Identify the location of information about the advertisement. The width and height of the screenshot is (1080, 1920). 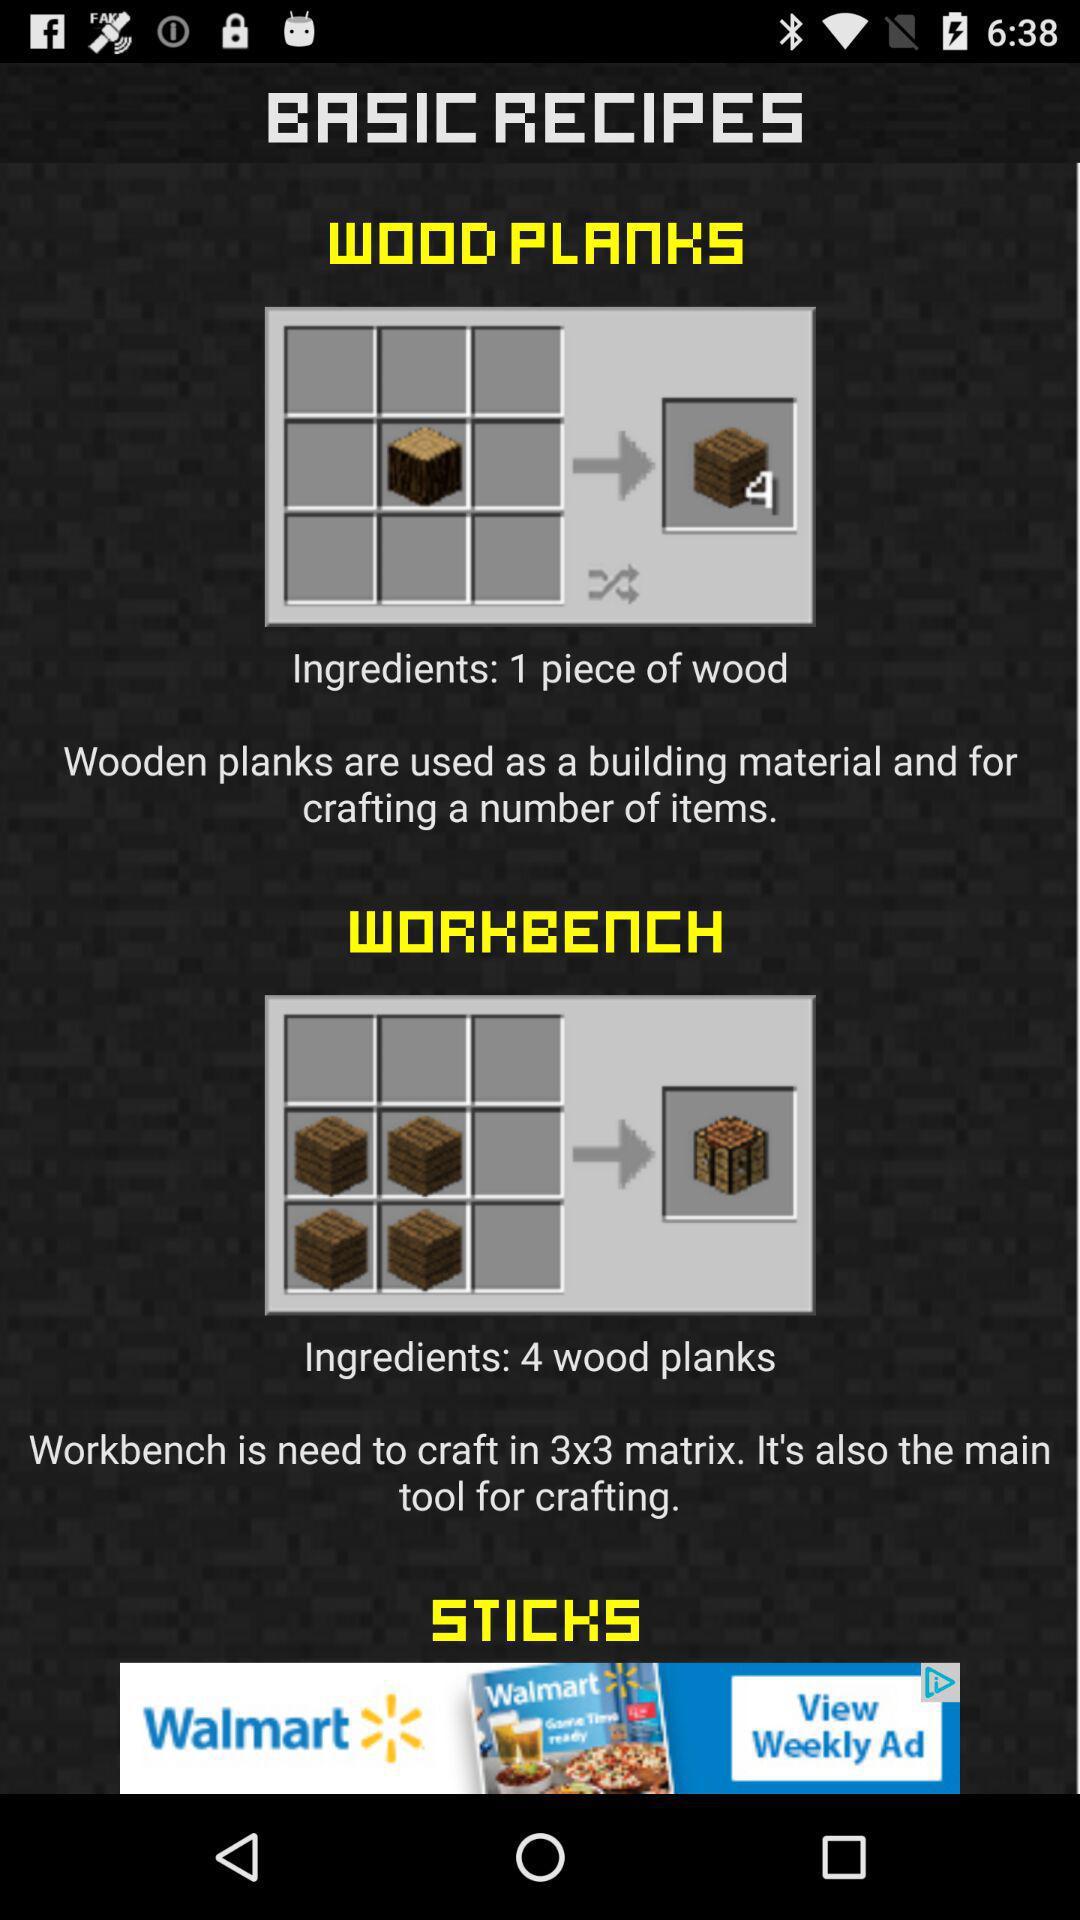
(540, 1727).